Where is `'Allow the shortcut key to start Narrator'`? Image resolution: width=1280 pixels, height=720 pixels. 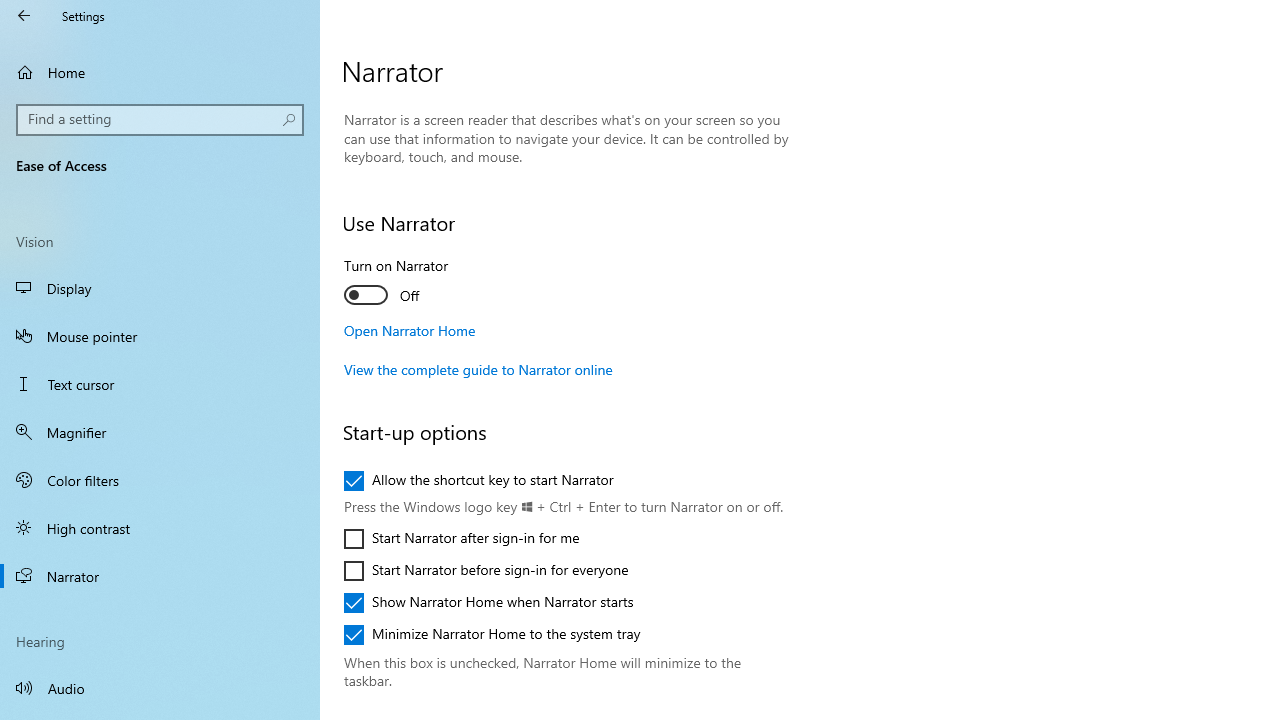 'Allow the shortcut key to start Narrator' is located at coordinates (478, 480).